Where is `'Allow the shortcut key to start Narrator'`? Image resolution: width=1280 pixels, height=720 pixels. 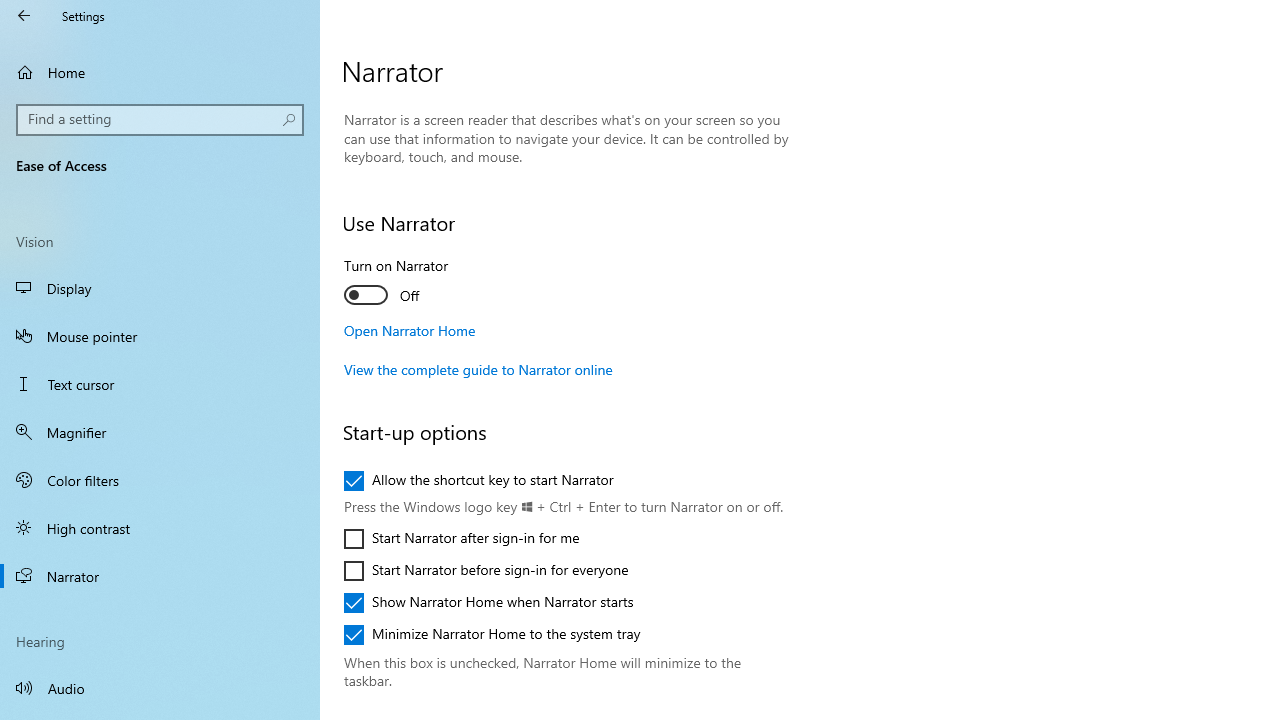 'Allow the shortcut key to start Narrator' is located at coordinates (478, 480).